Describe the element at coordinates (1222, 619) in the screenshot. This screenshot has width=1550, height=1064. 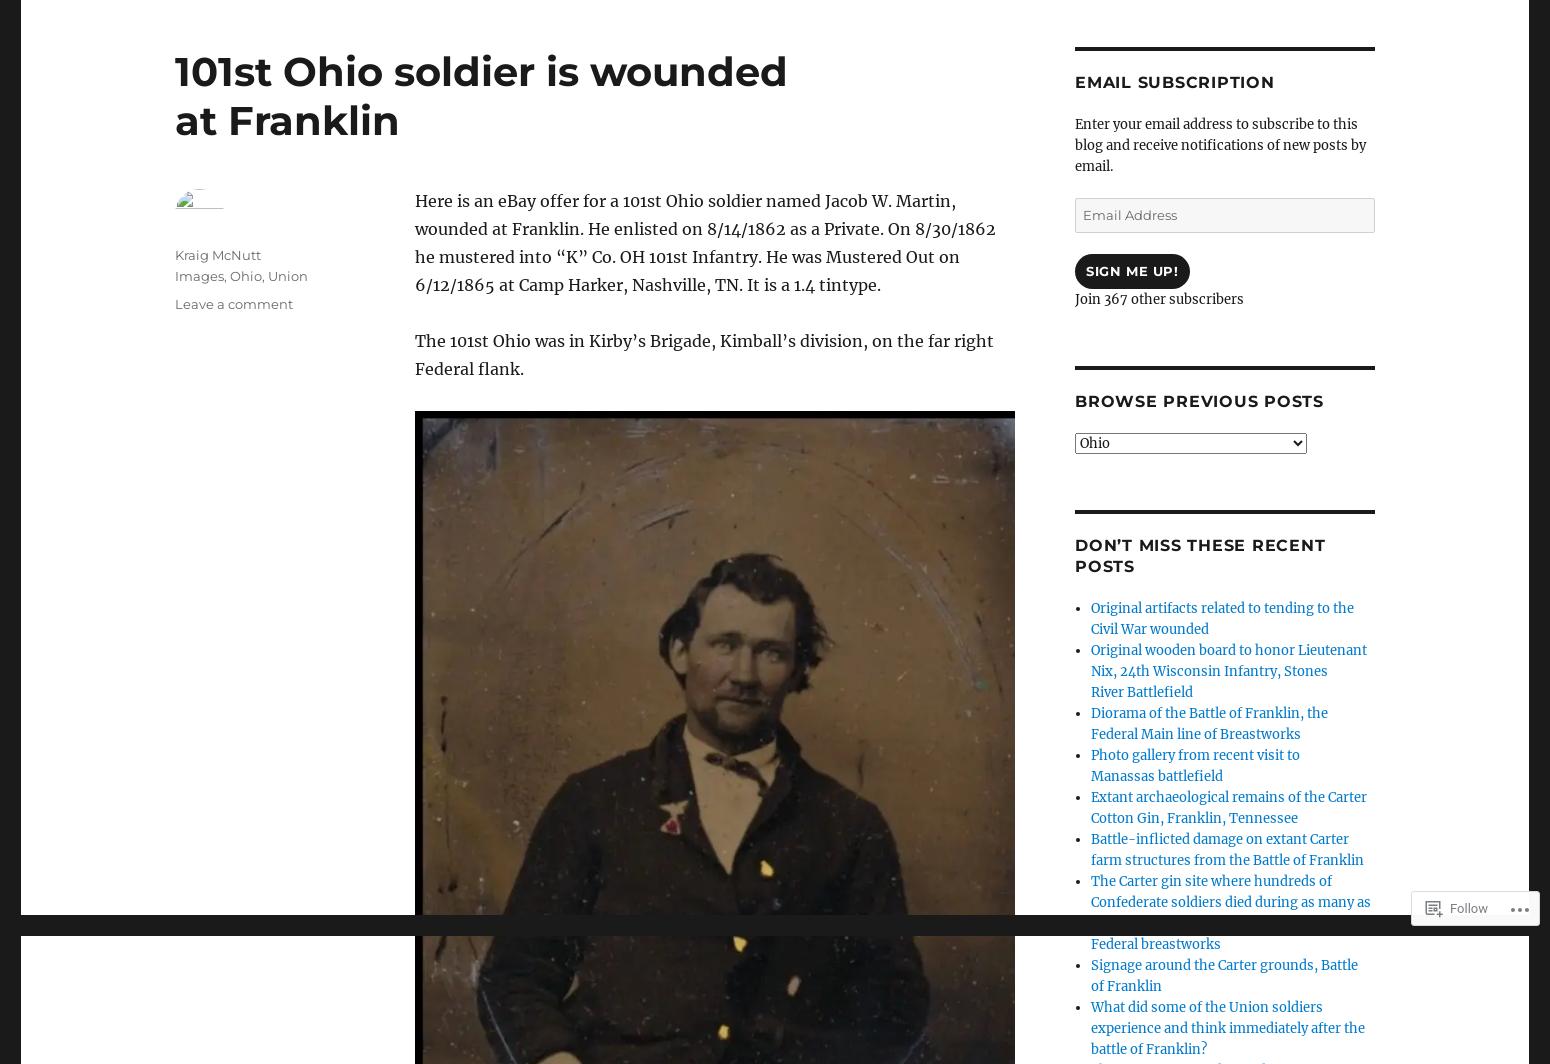
I see `'Original artifacts related to tending to the Civil War wounded'` at that location.